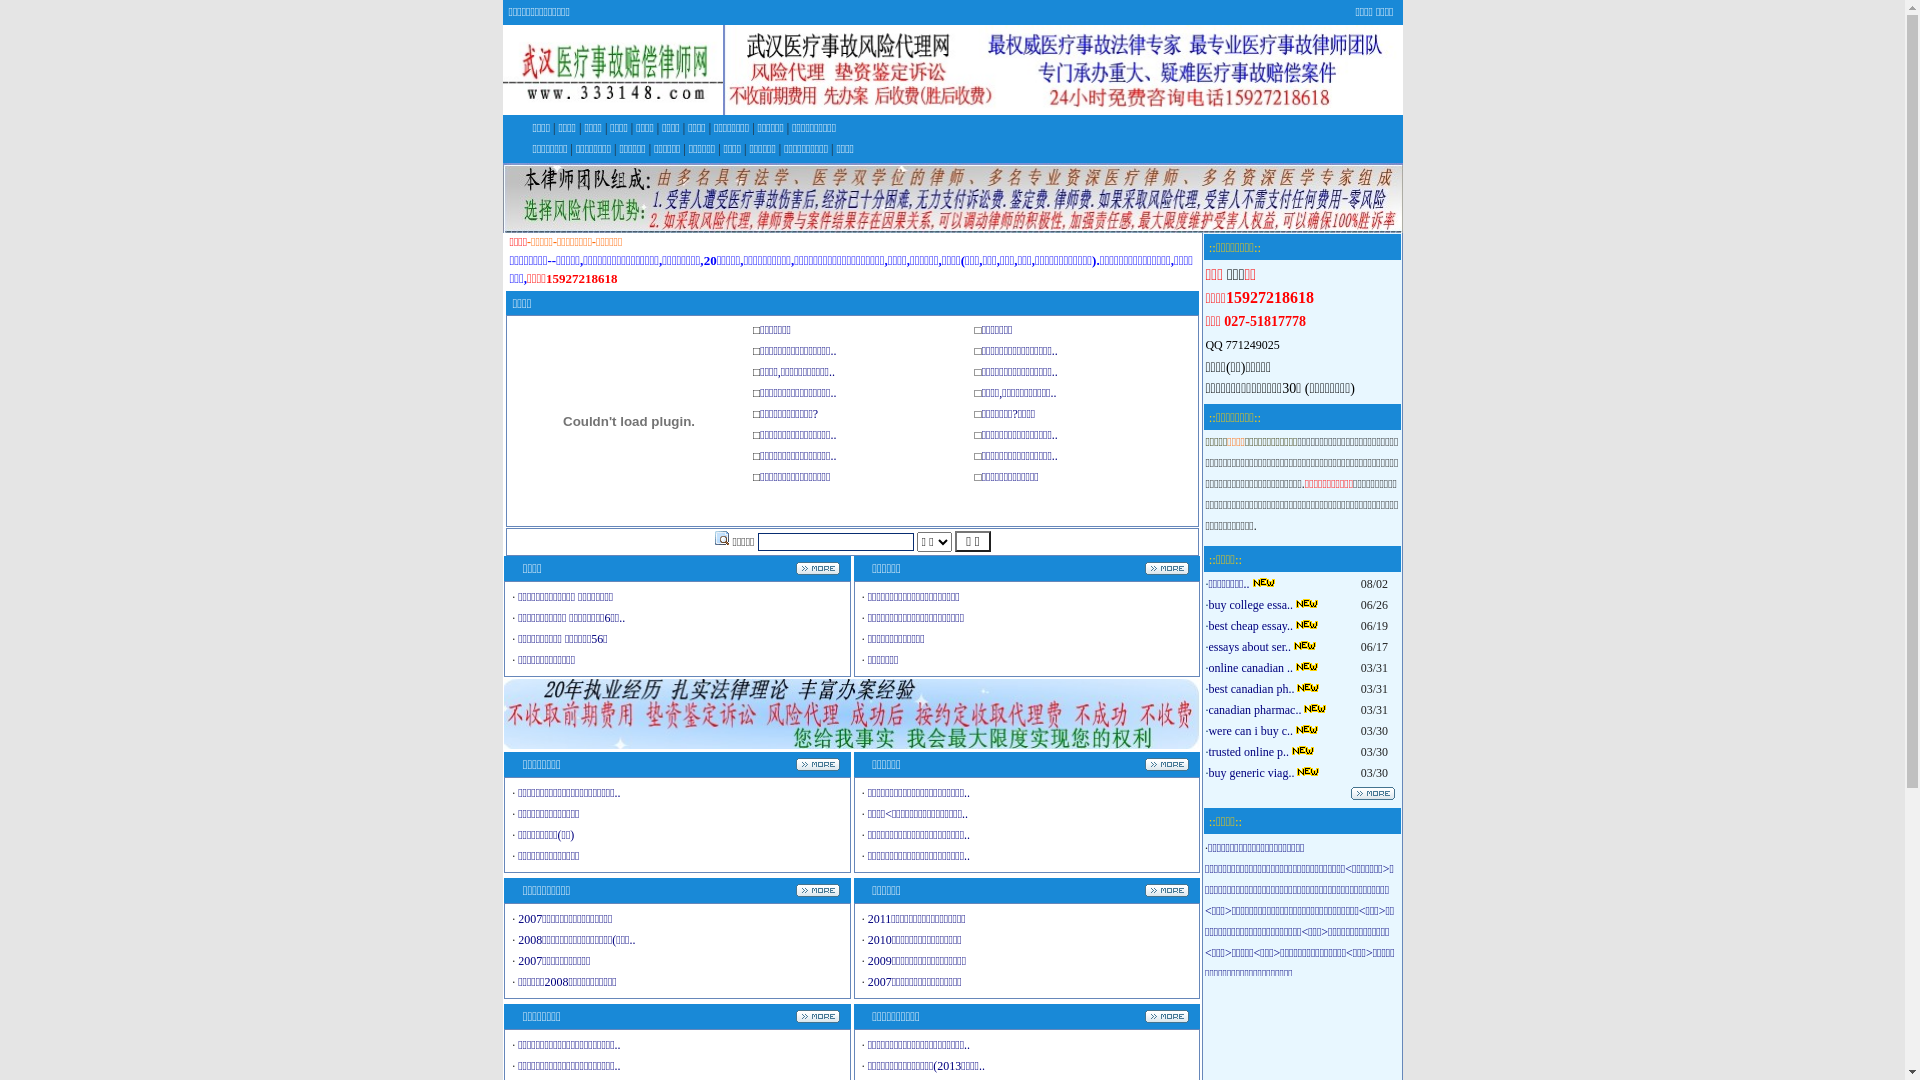  I want to click on 'best cheap essay..', so click(1249, 624).